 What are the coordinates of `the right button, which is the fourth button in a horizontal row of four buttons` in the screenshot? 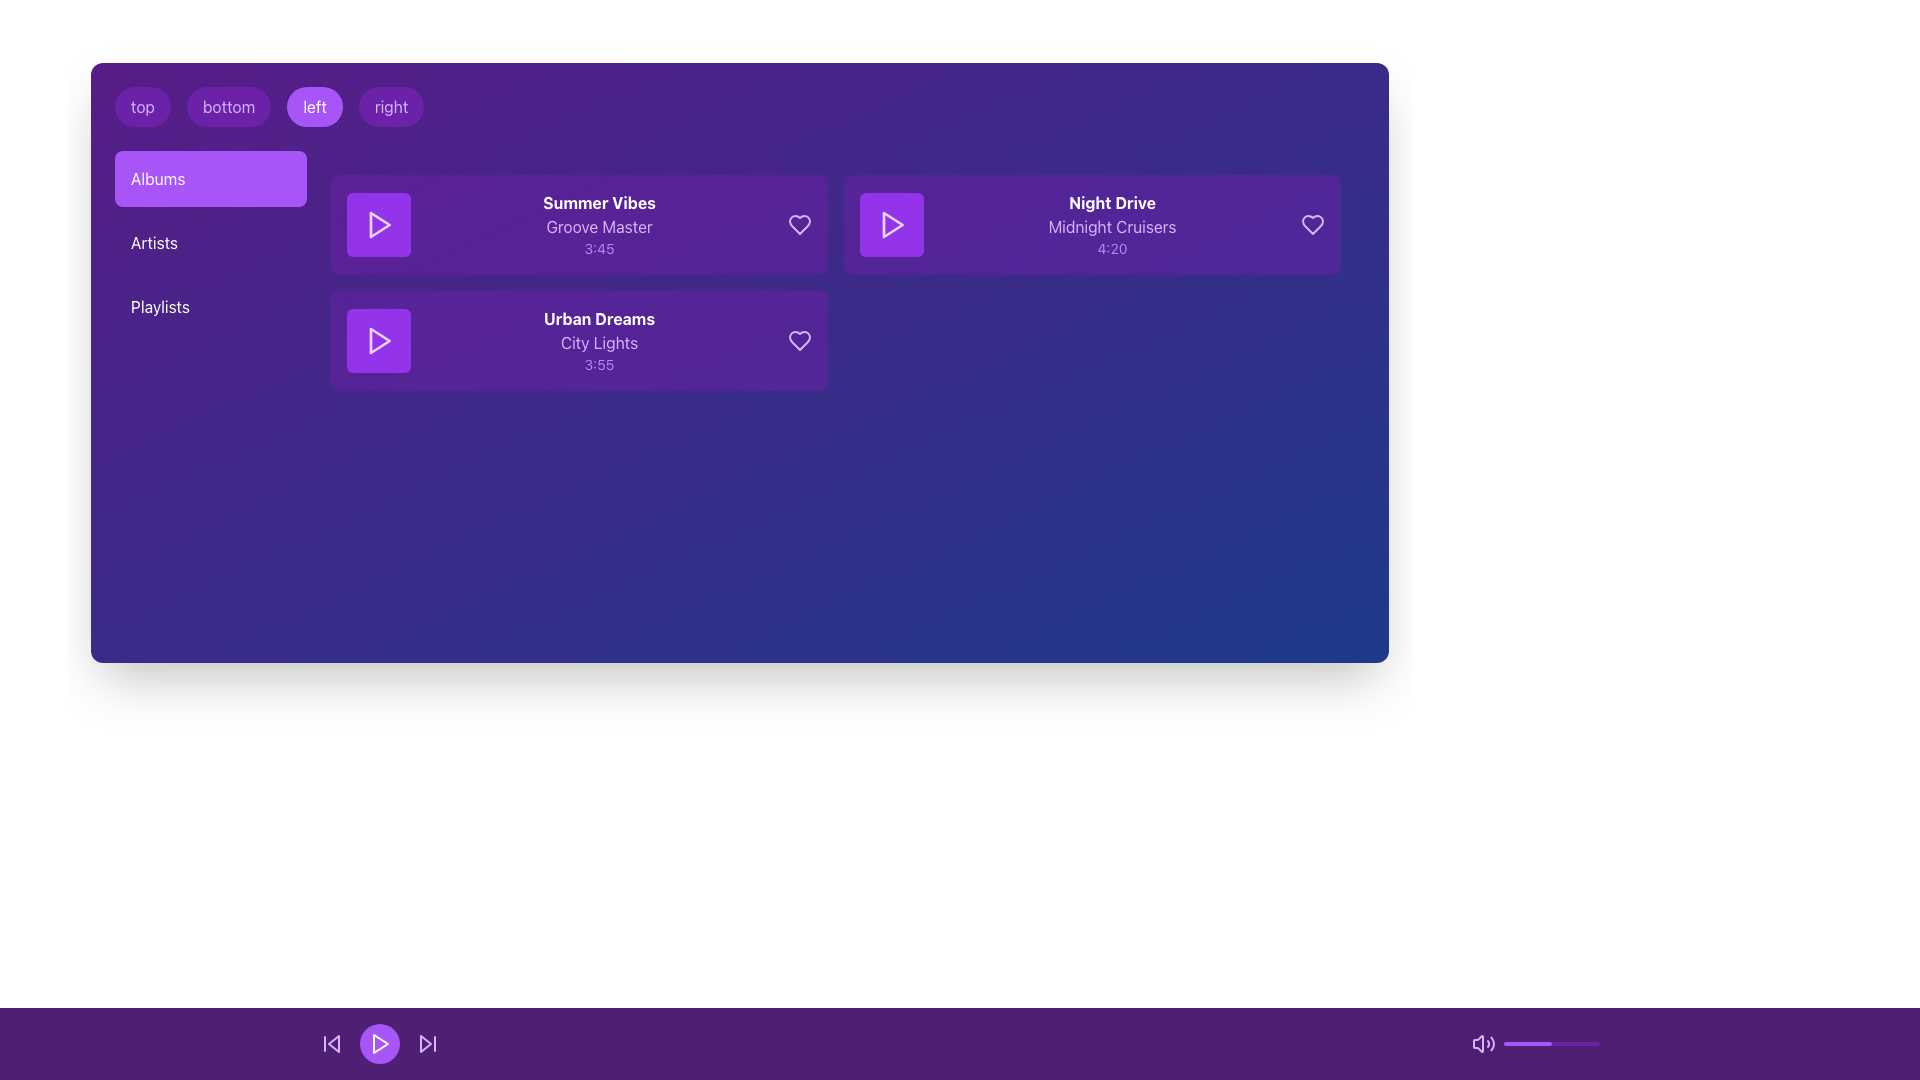 It's located at (391, 107).